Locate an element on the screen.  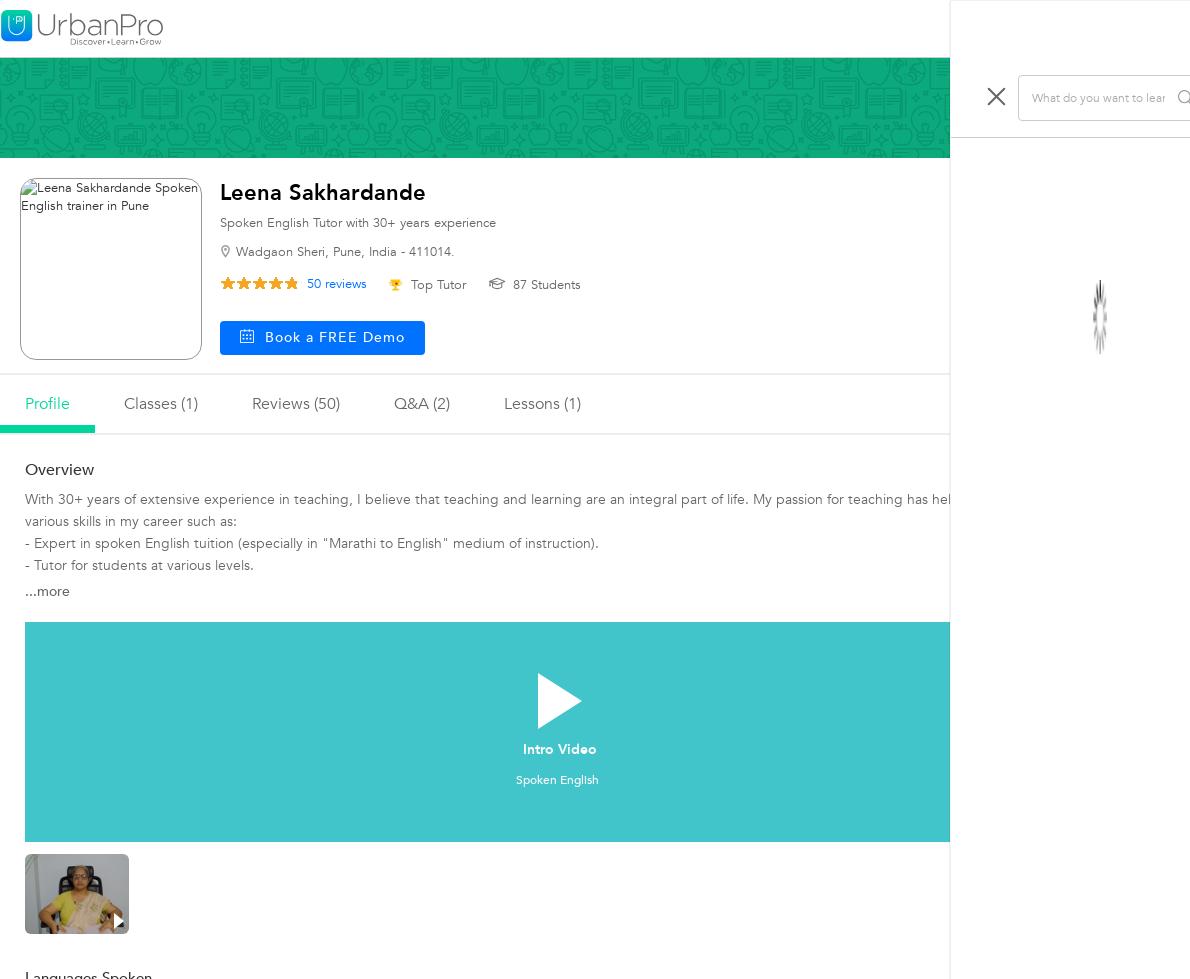
'Tutor' is located at coordinates (1138, 649).